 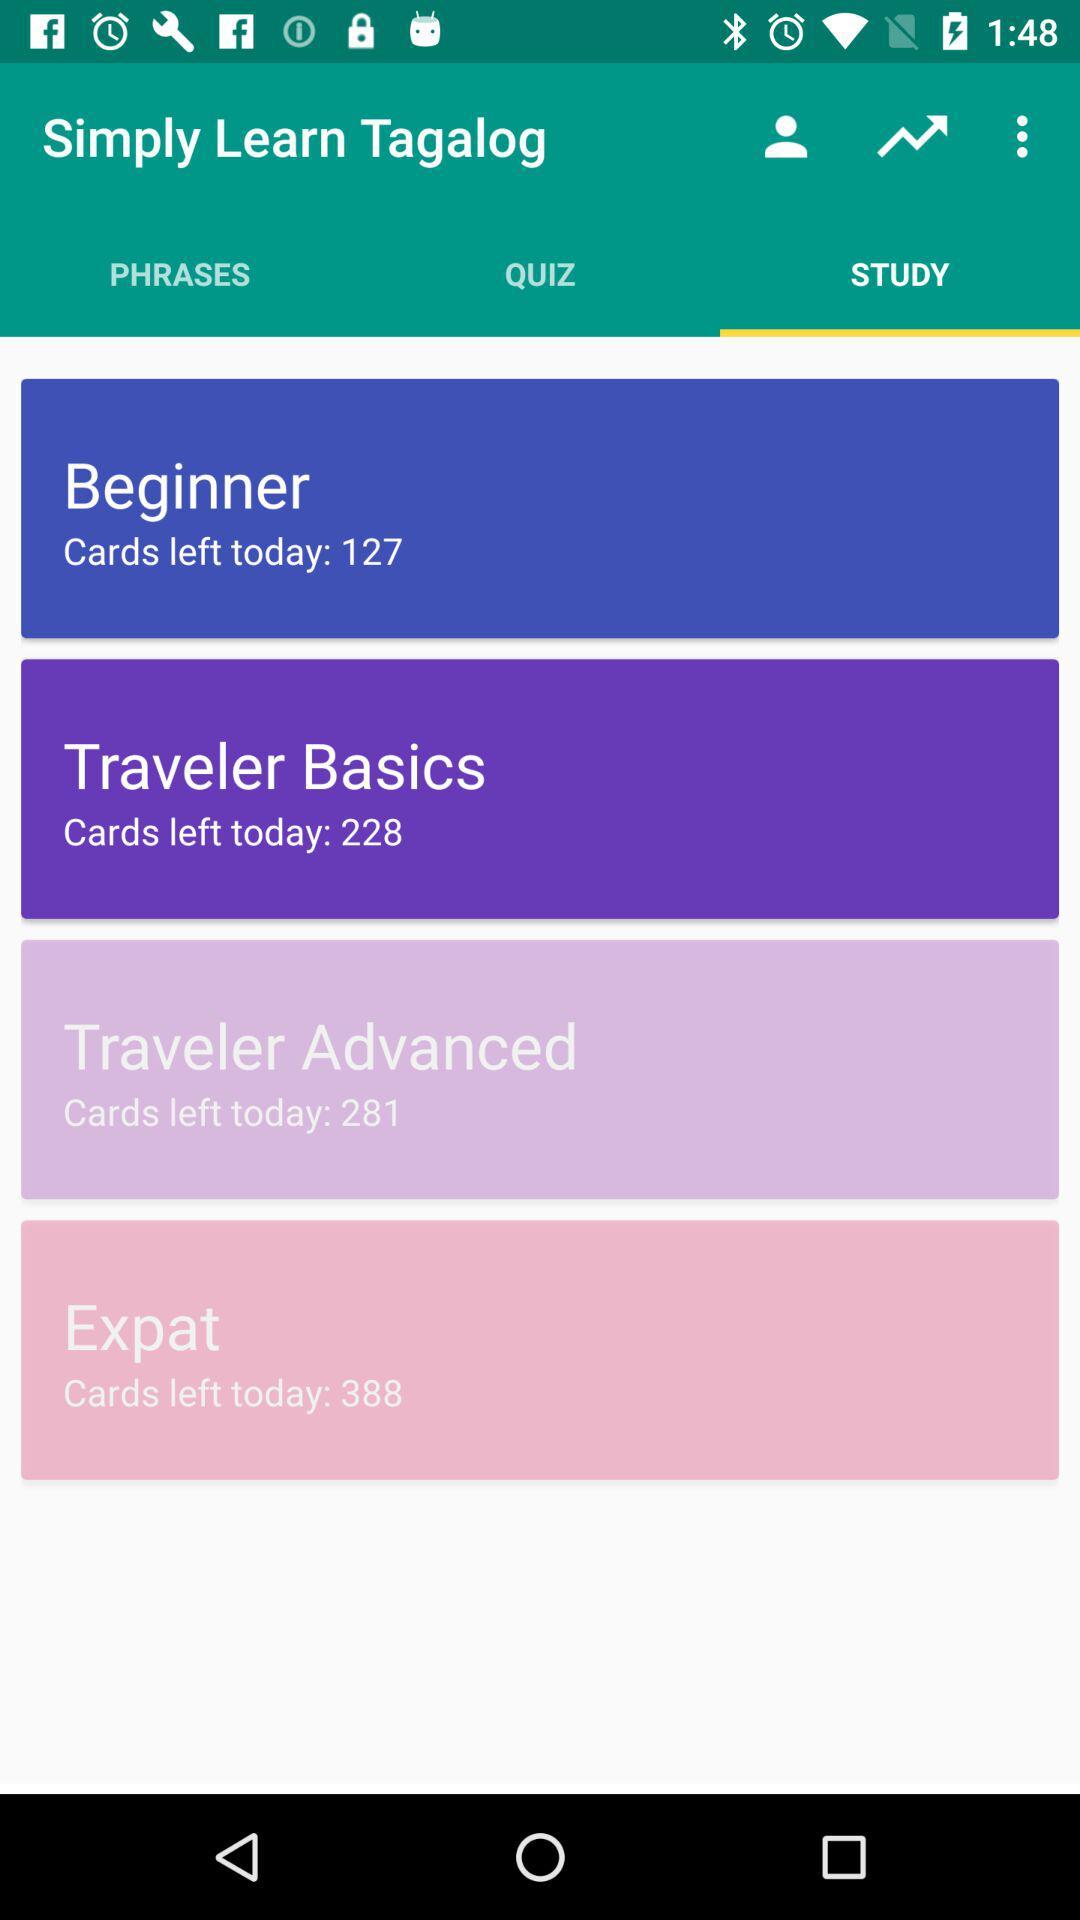 What do you see at coordinates (180, 272) in the screenshot?
I see `phrases app` at bounding box center [180, 272].